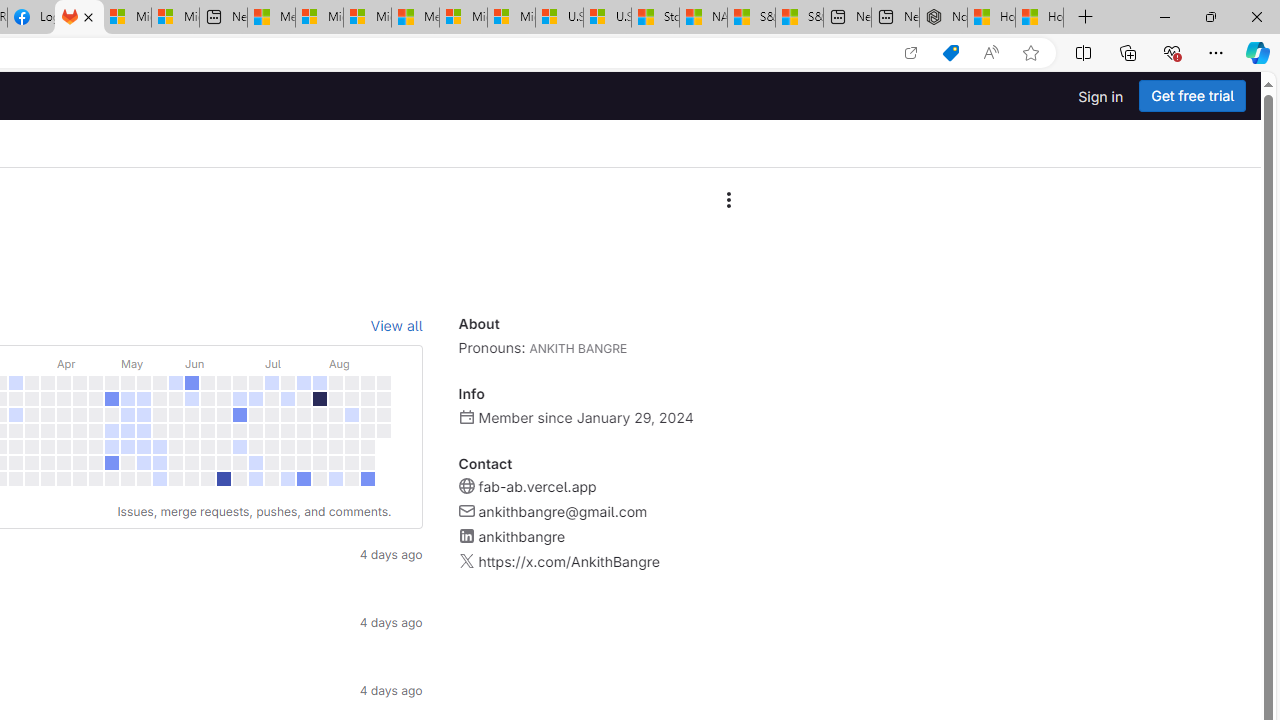 This screenshot has height=720, width=1280. I want to click on 'Microsoft account | Home', so click(367, 17).